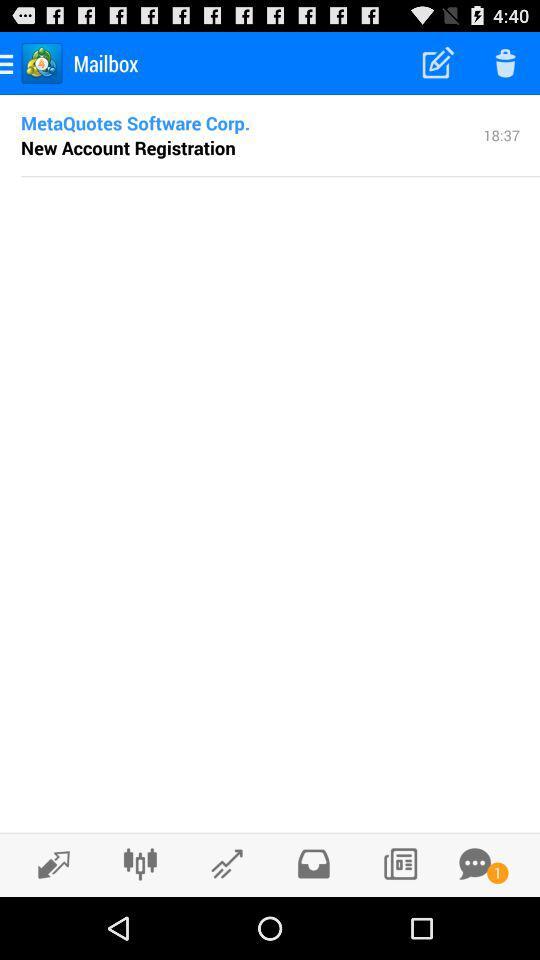  Describe the element at coordinates (135, 121) in the screenshot. I see `icon next to 18:37 item` at that location.